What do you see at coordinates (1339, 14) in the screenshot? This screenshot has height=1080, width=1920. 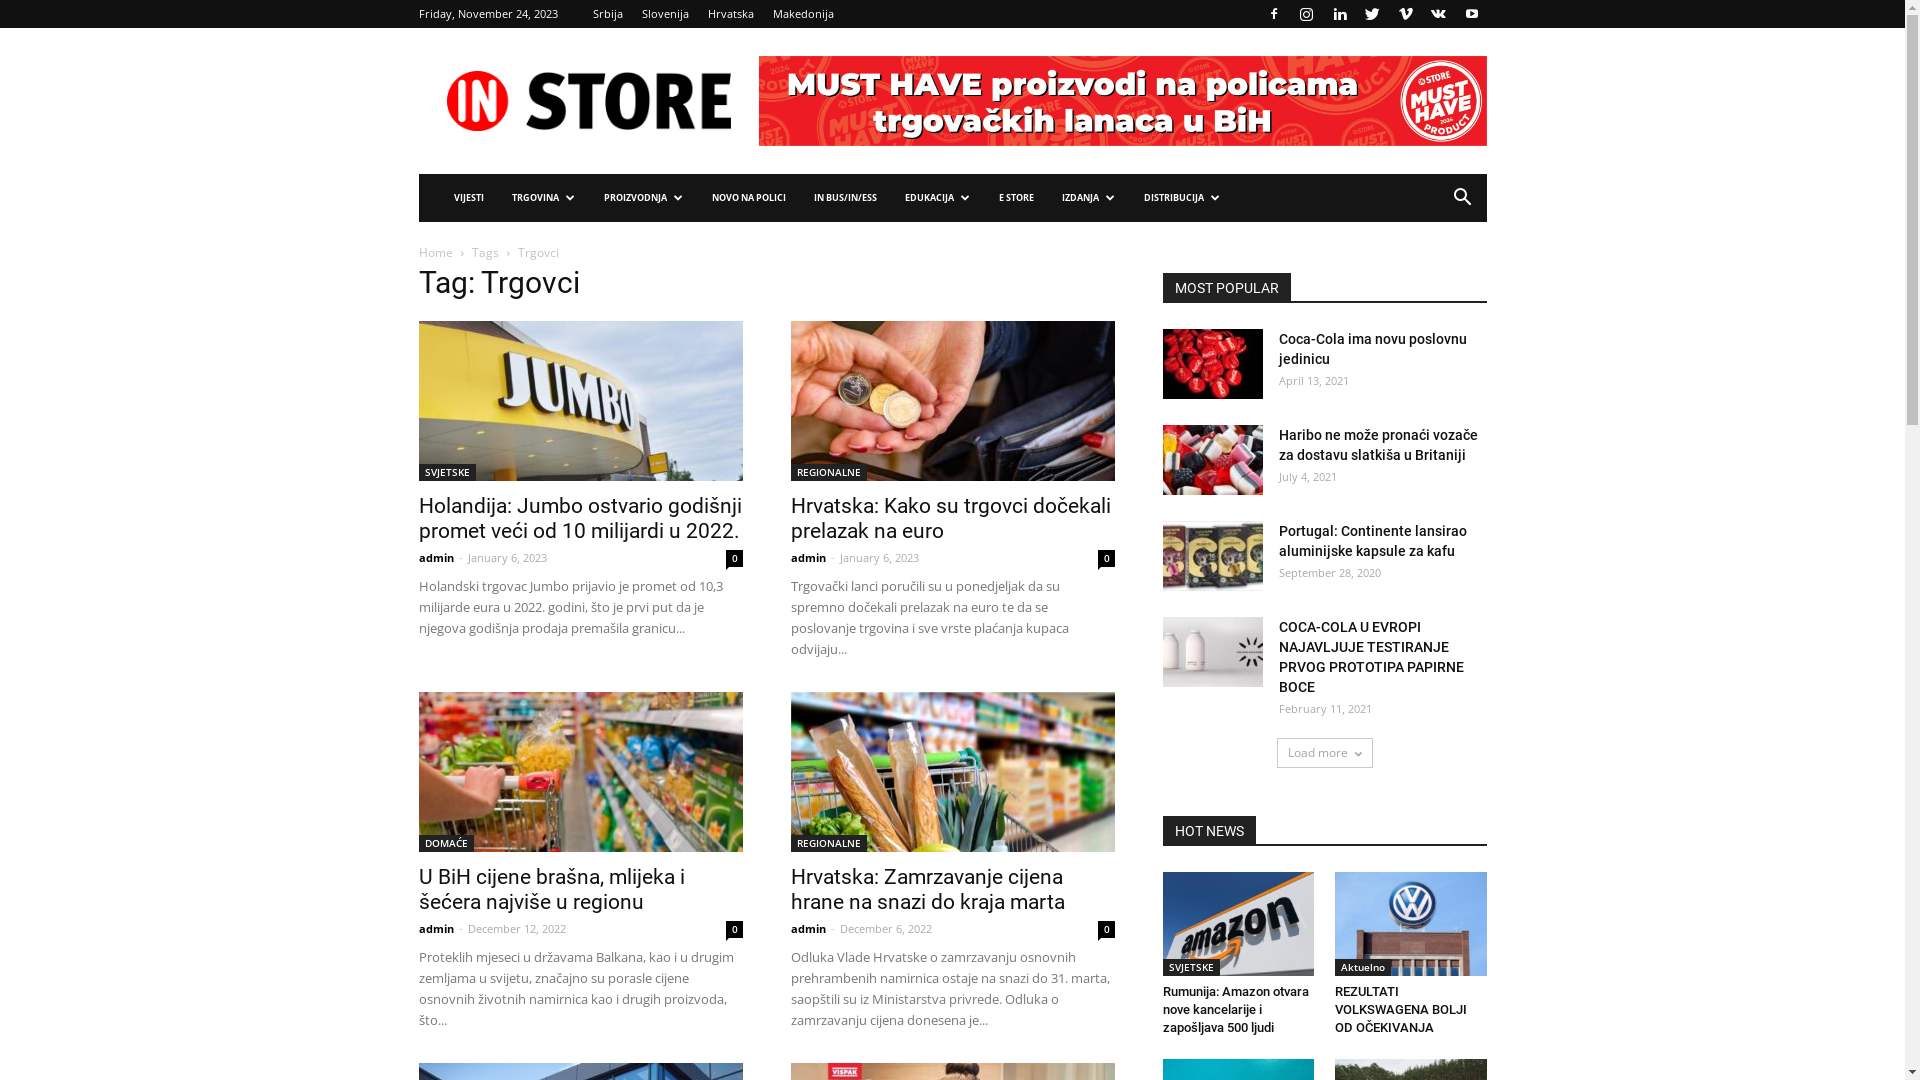 I see `'Linkedin'` at bounding box center [1339, 14].